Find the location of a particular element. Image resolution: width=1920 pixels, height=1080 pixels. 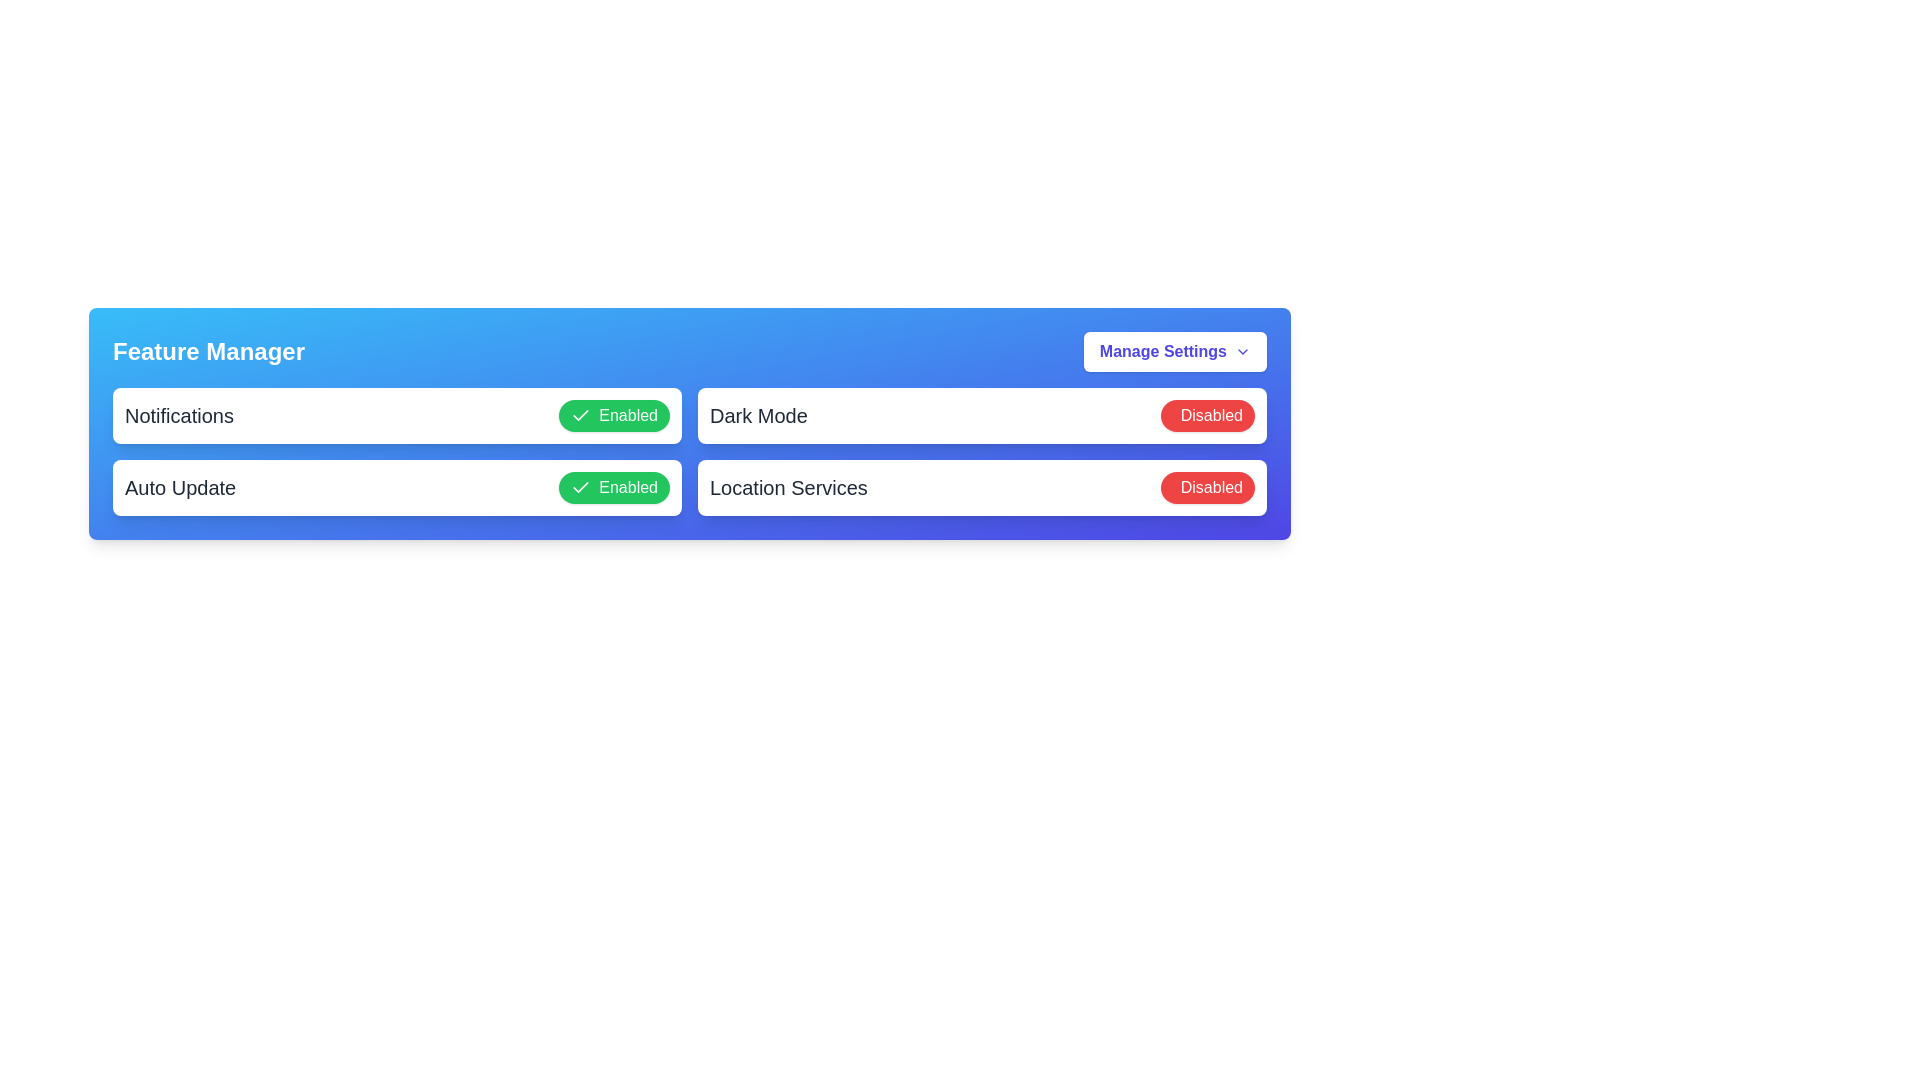

the 'Manage Settings' button to open the dropdown menu is located at coordinates (1175, 350).